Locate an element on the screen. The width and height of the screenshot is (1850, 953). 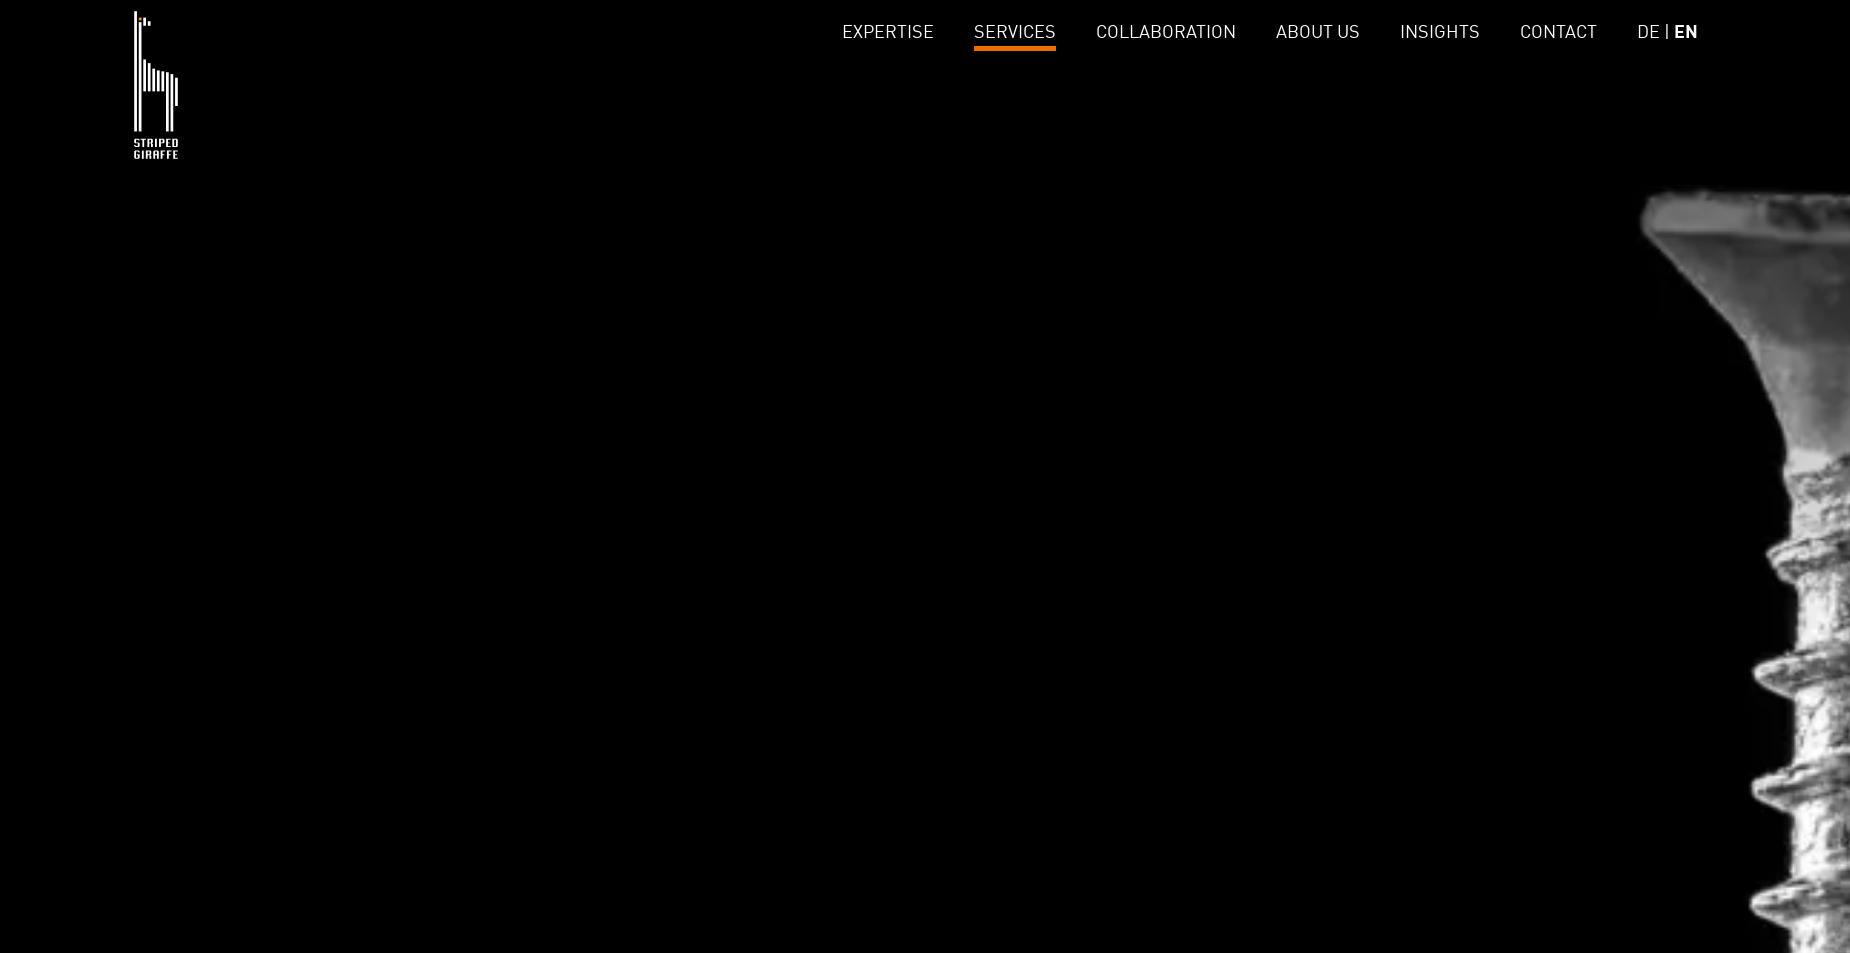
'DE |' is located at coordinates (1654, 31).